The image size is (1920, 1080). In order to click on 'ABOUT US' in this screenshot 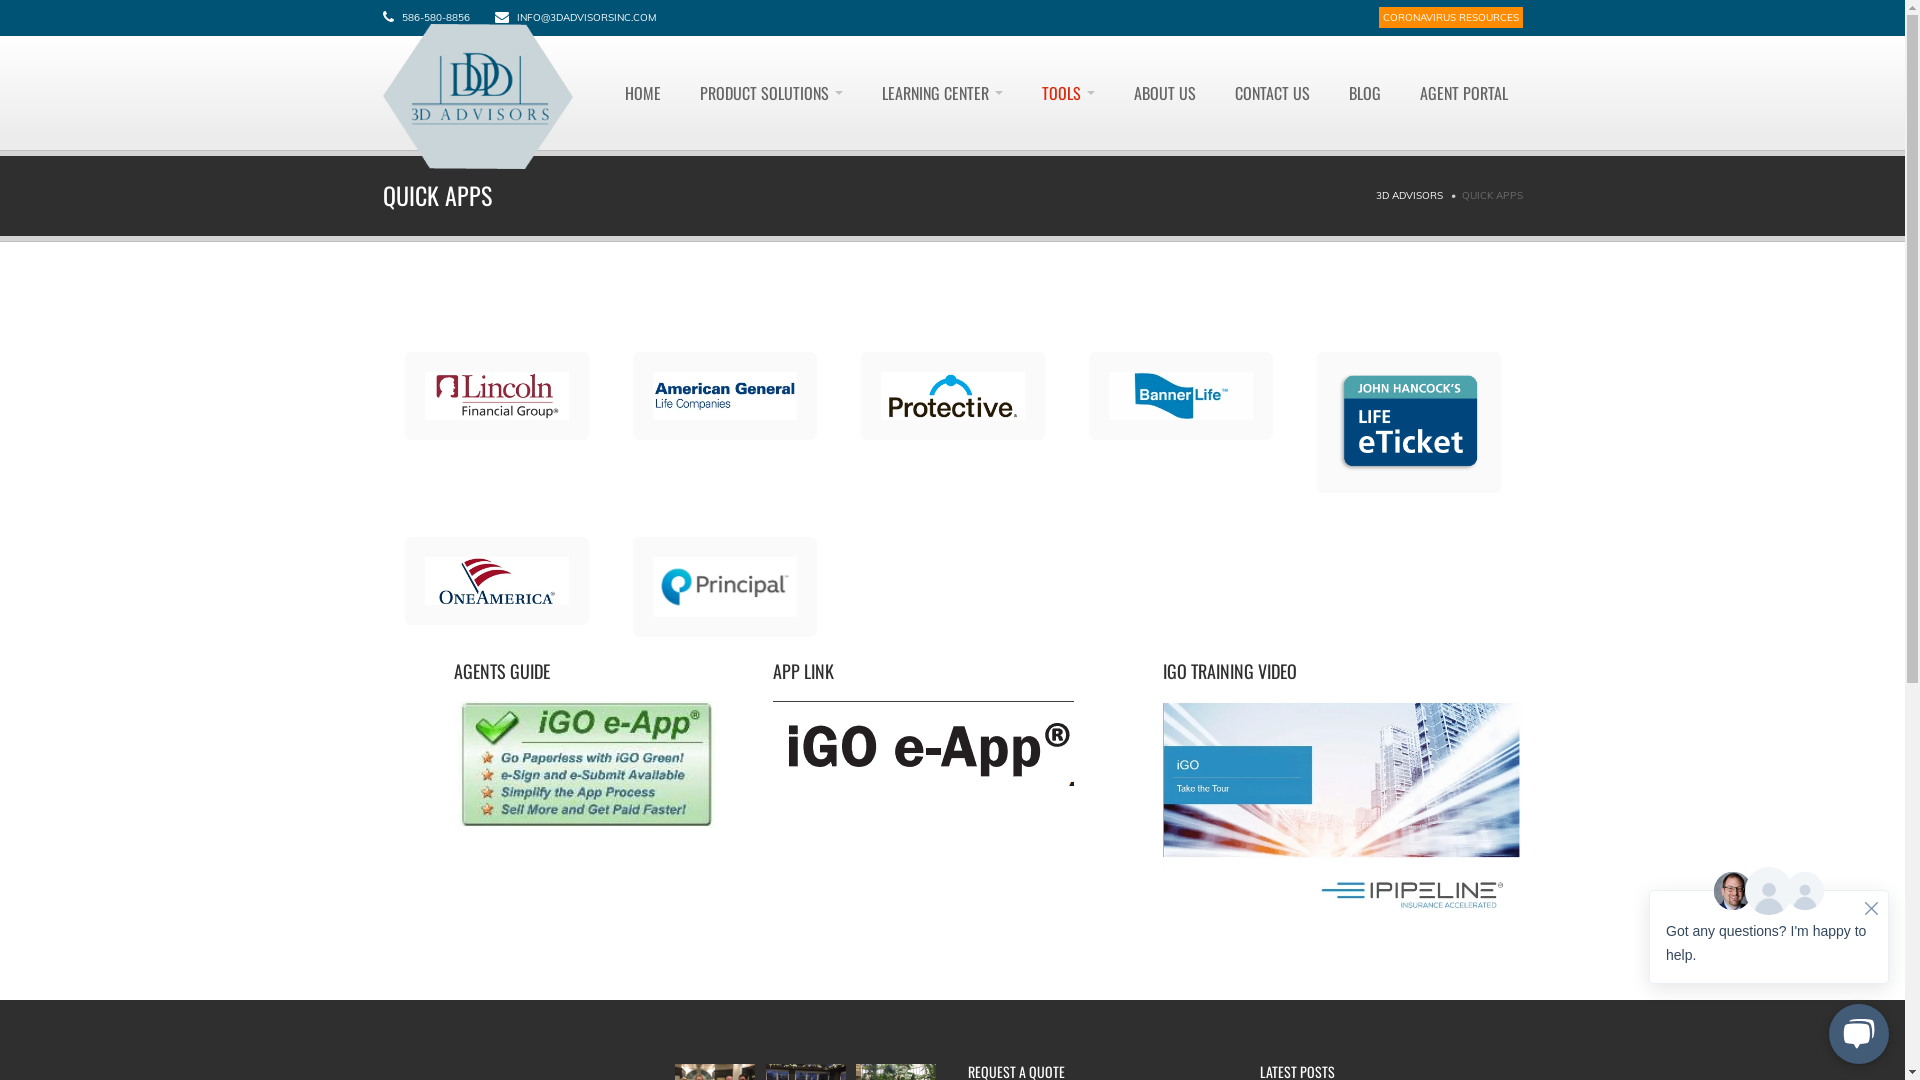, I will do `click(1163, 92)`.